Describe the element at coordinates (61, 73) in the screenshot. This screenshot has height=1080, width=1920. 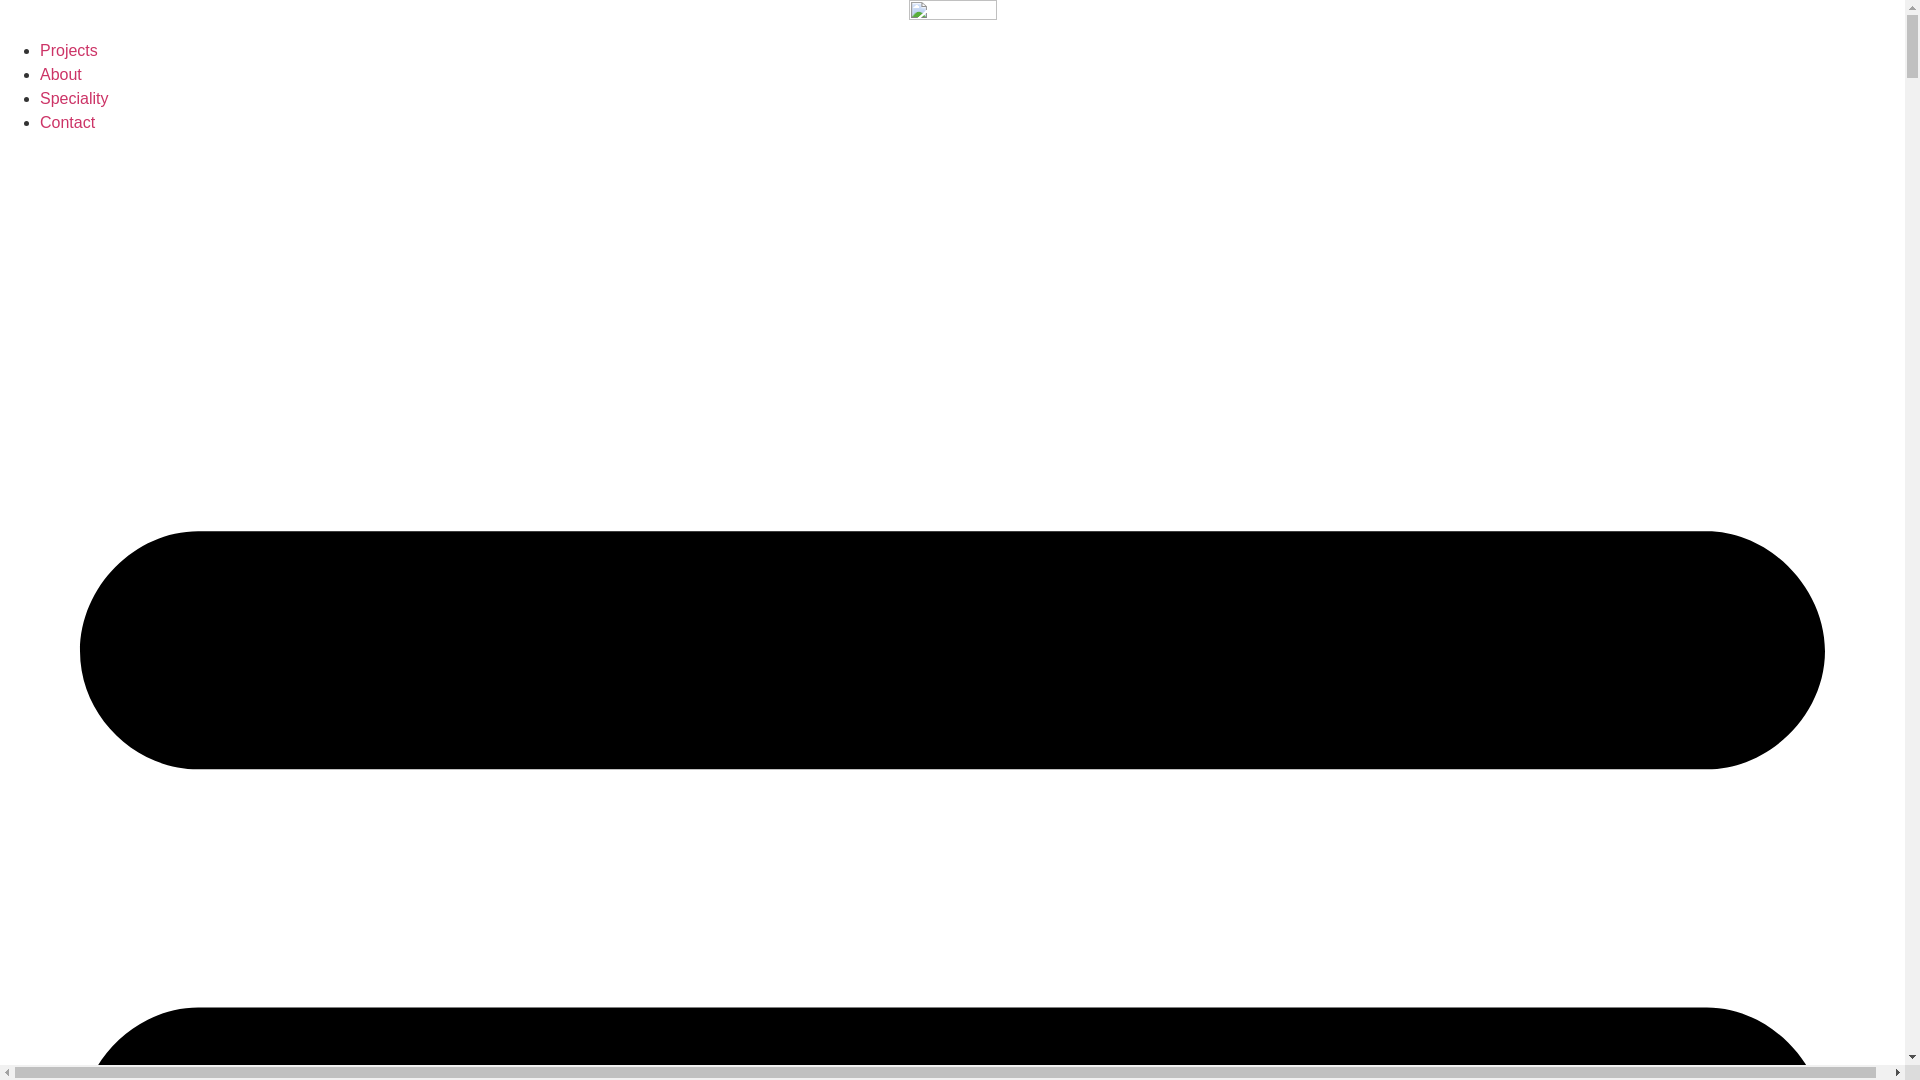
I see `'About'` at that location.